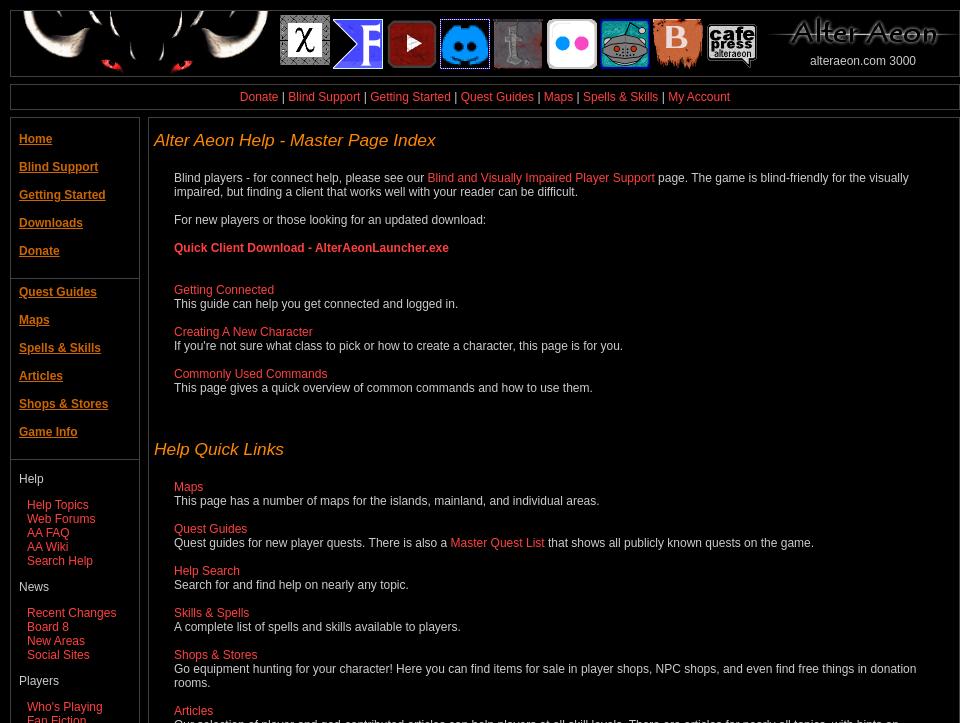  I want to click on 'Creating A New Character', so click(241, 330).